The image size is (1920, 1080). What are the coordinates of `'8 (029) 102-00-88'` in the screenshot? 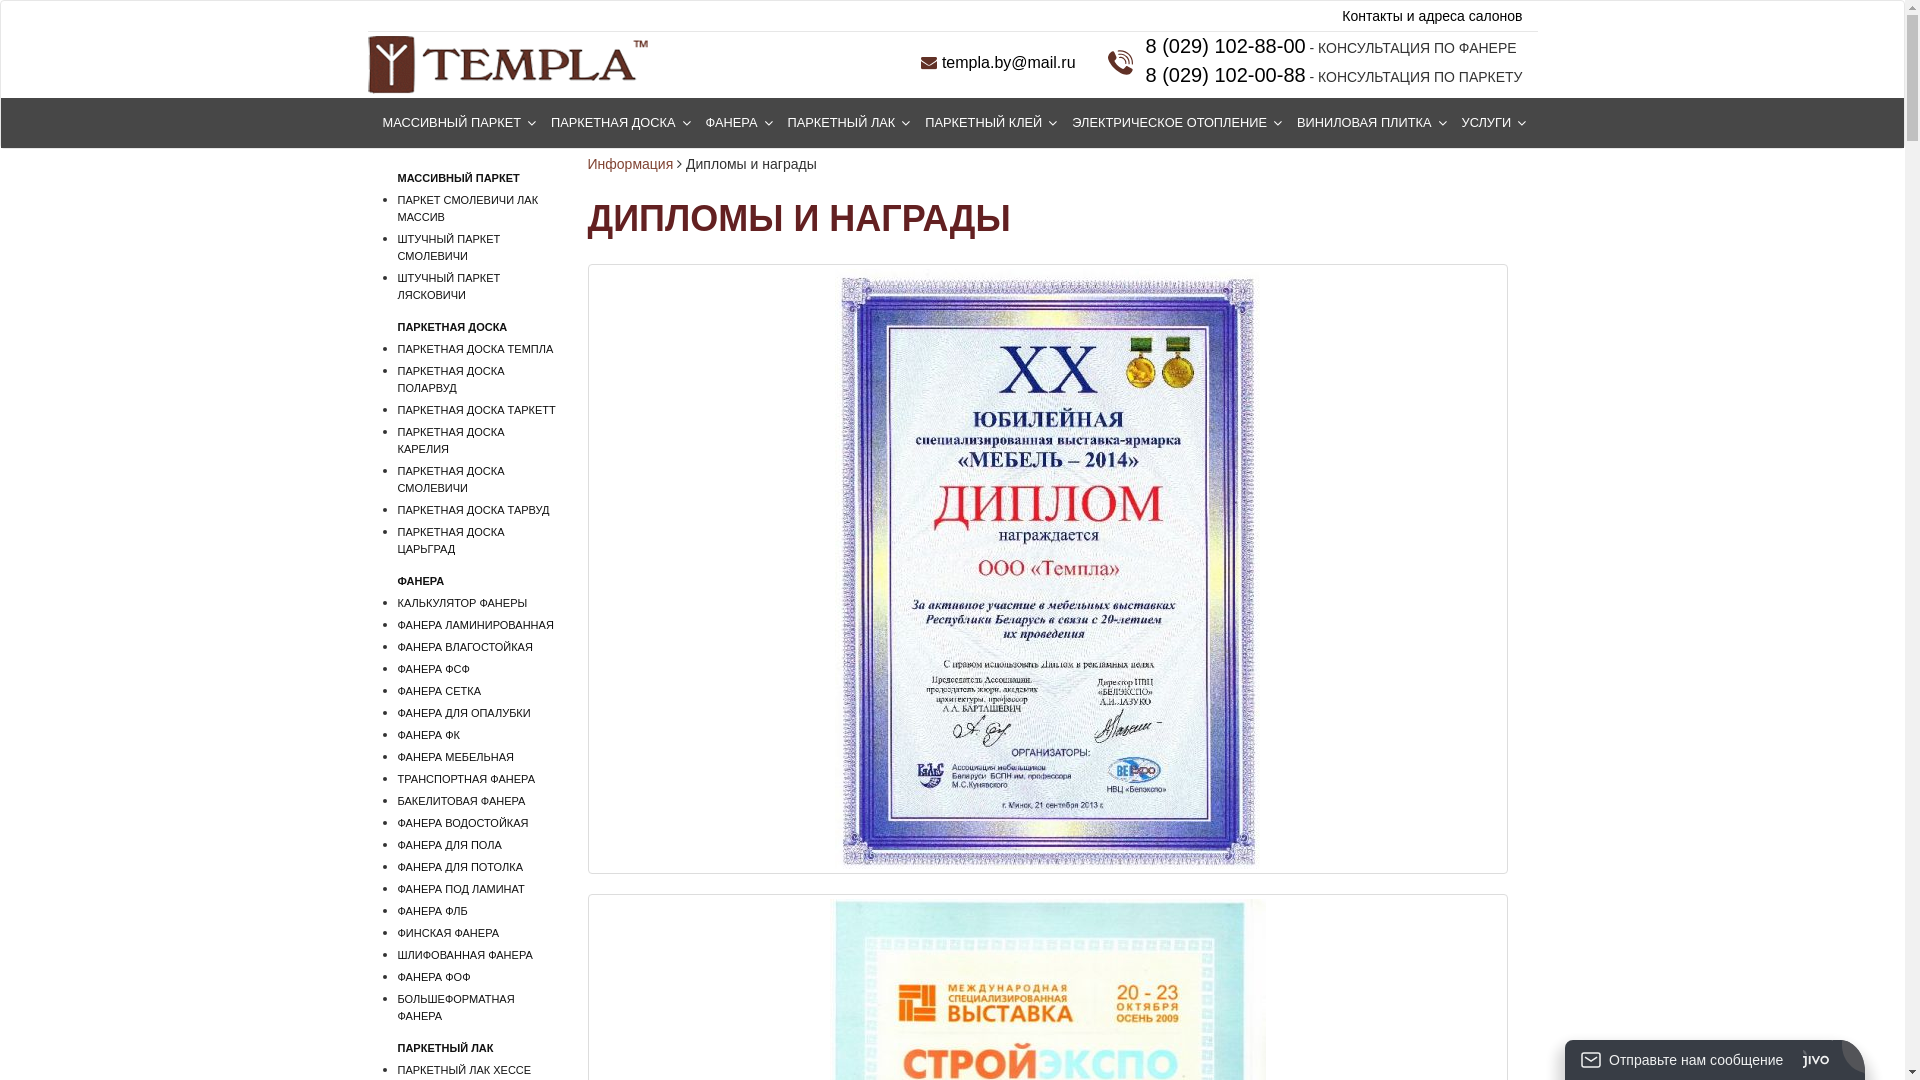 It's located at (1224, 73).